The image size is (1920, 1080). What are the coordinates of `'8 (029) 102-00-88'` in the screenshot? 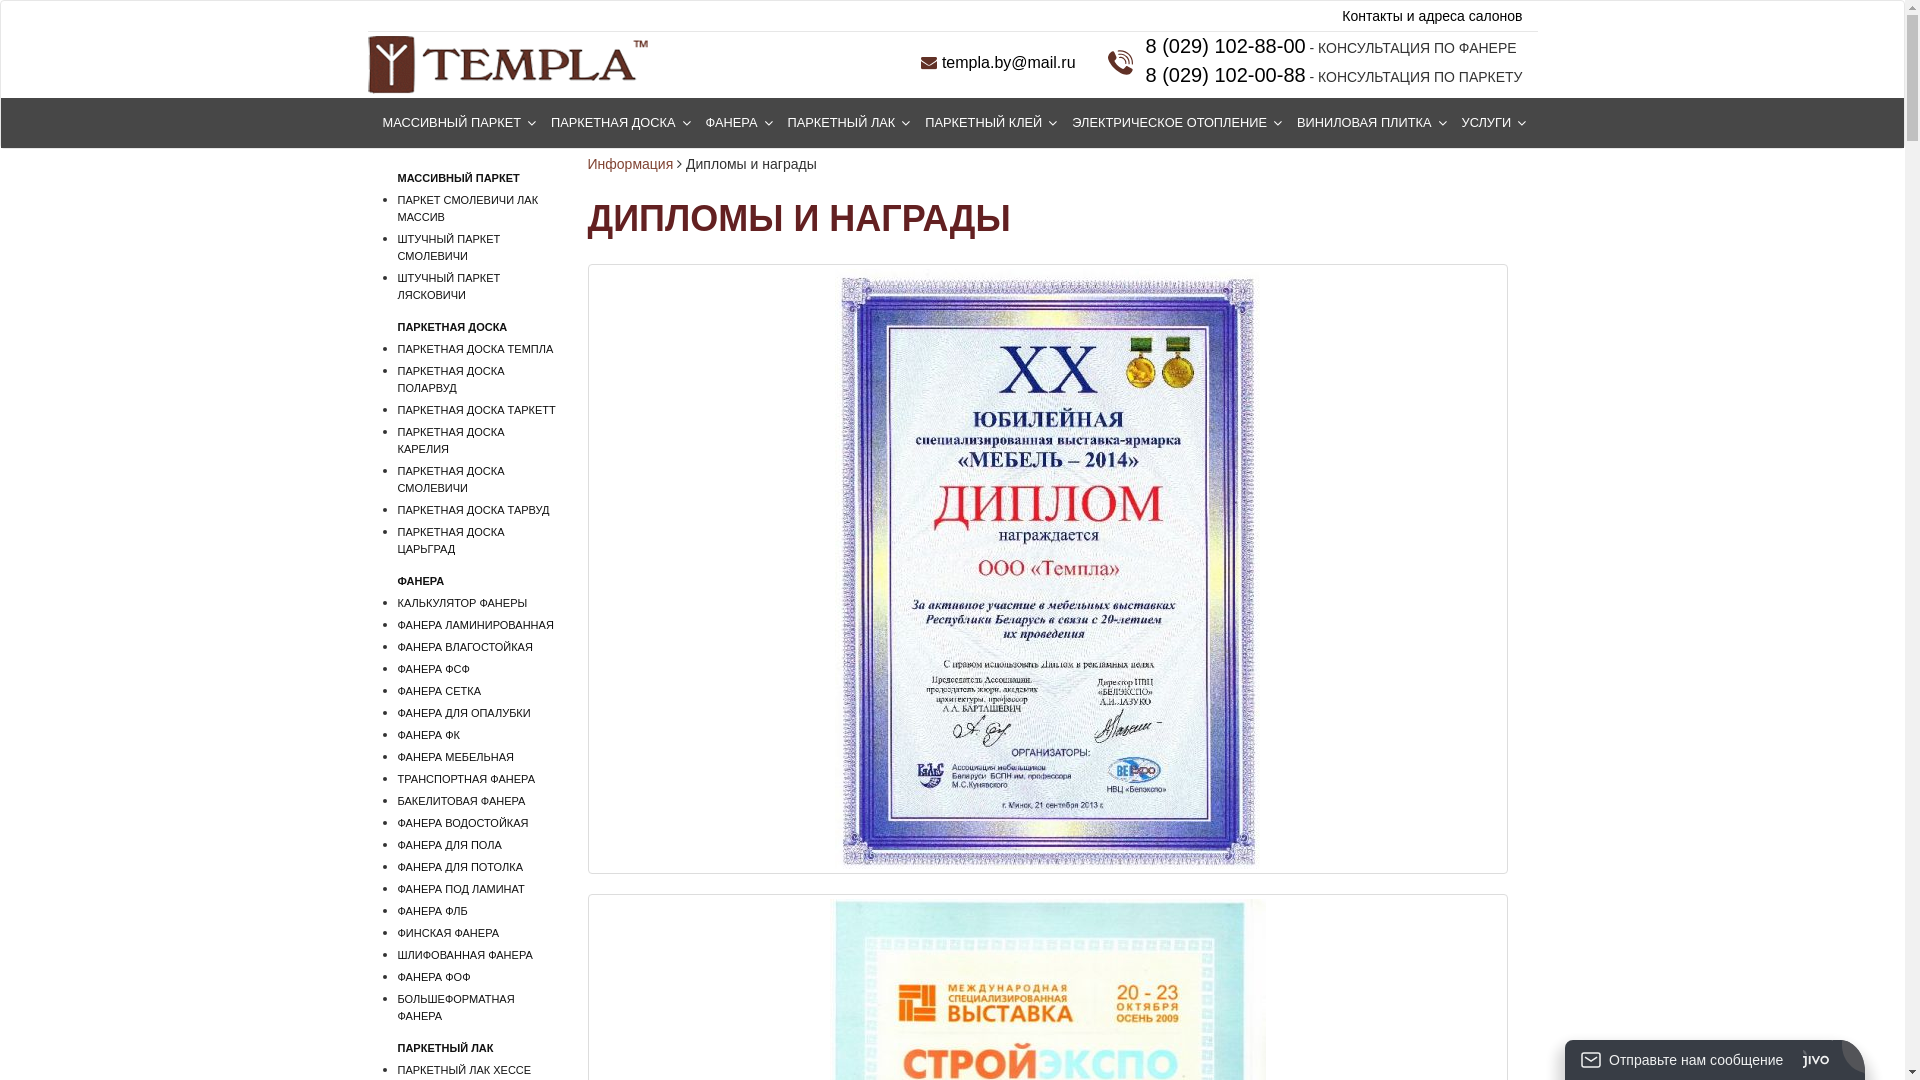 It's located at (1224, 73).